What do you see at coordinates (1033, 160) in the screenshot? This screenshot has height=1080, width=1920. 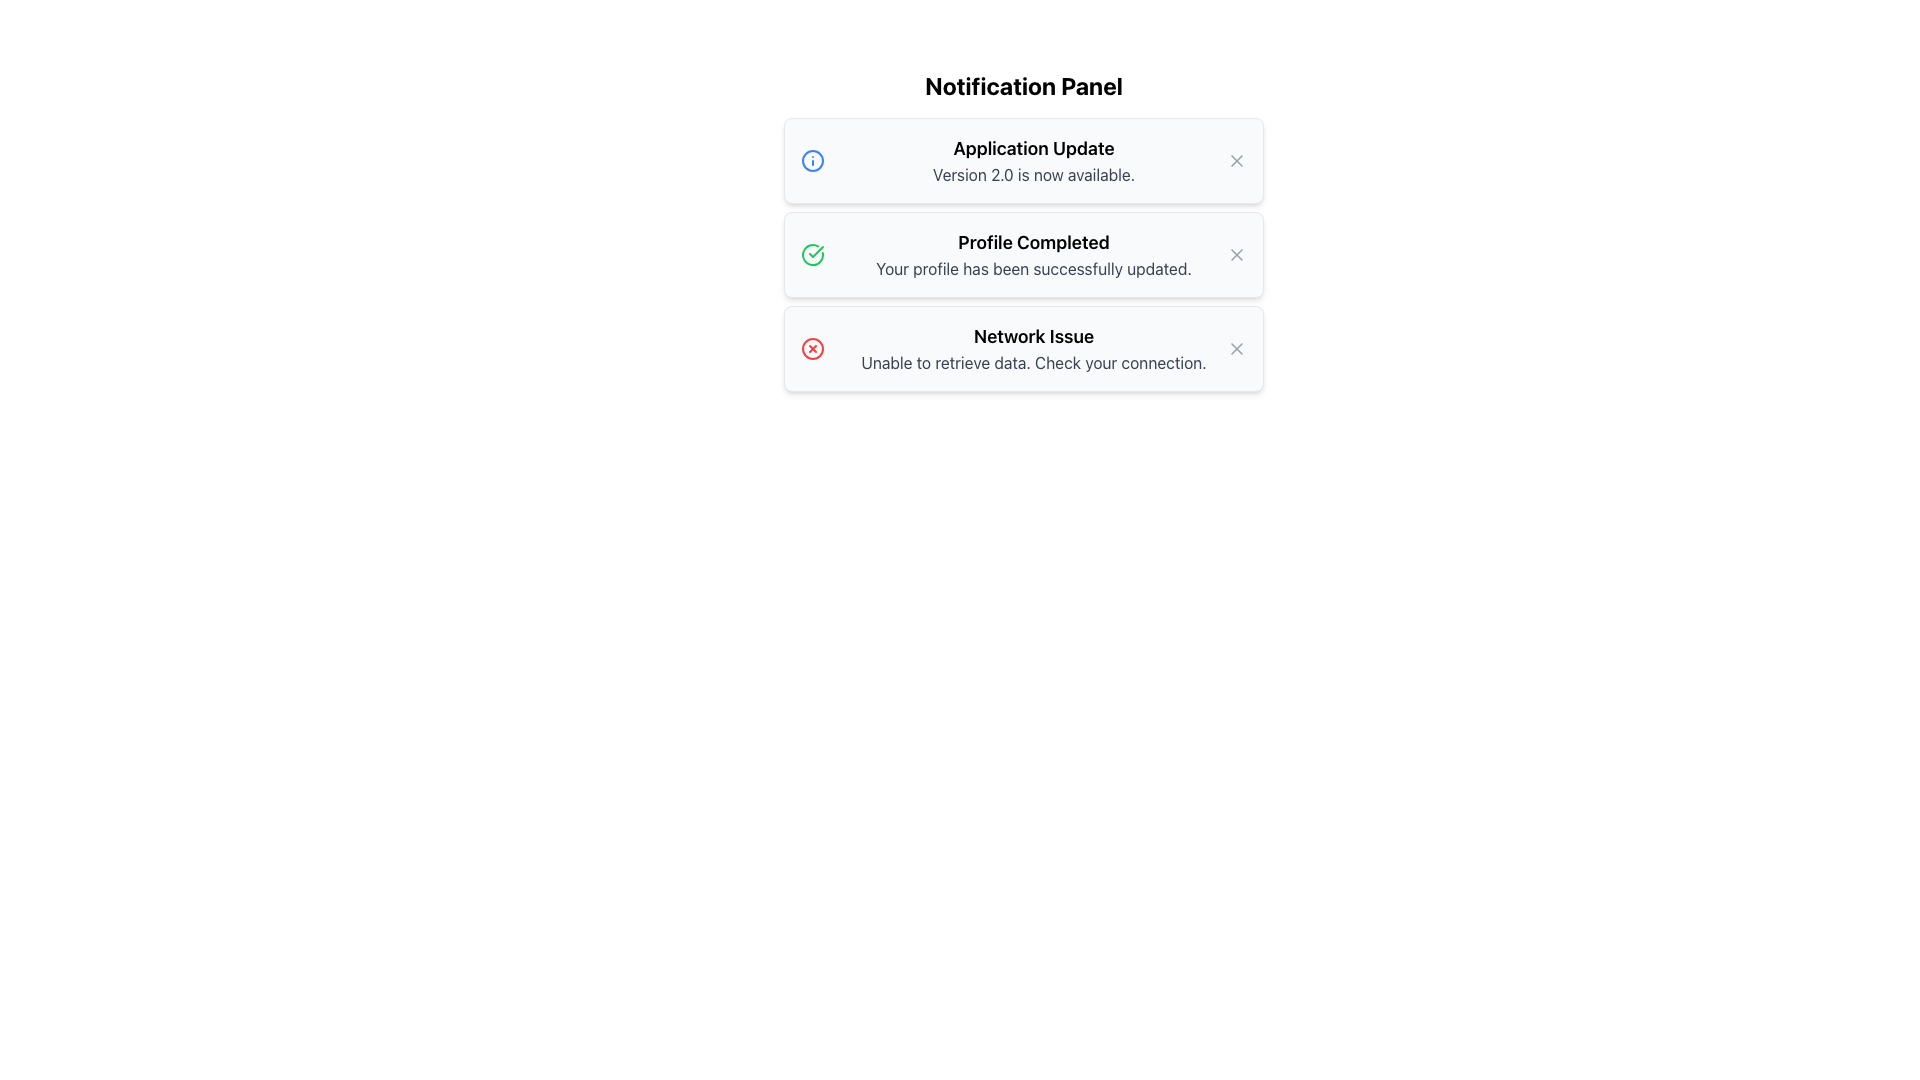 I see `the static text display that conveys application update information located at the top section of the notification panel` at bounding box center [1033, 160].